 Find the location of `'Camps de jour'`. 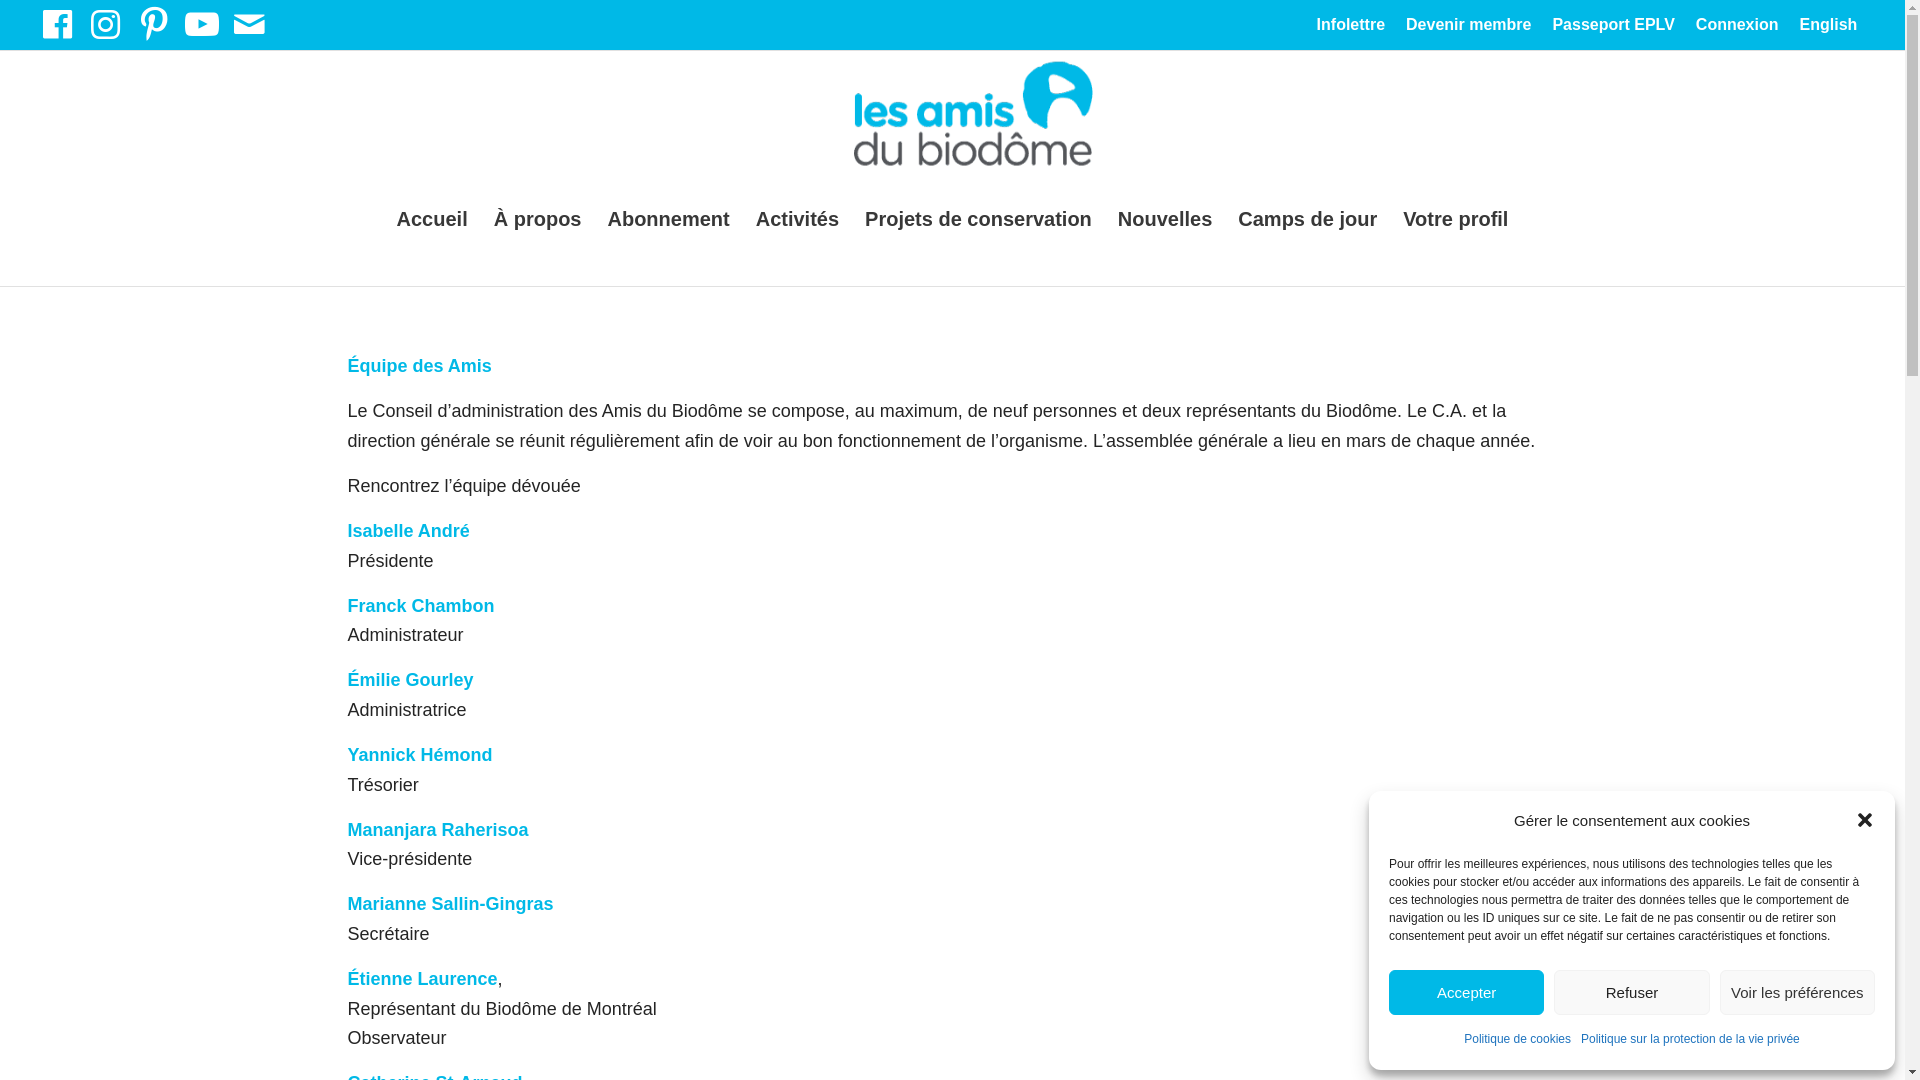

'Camps de jour' is located at coordinates (1307, 219).